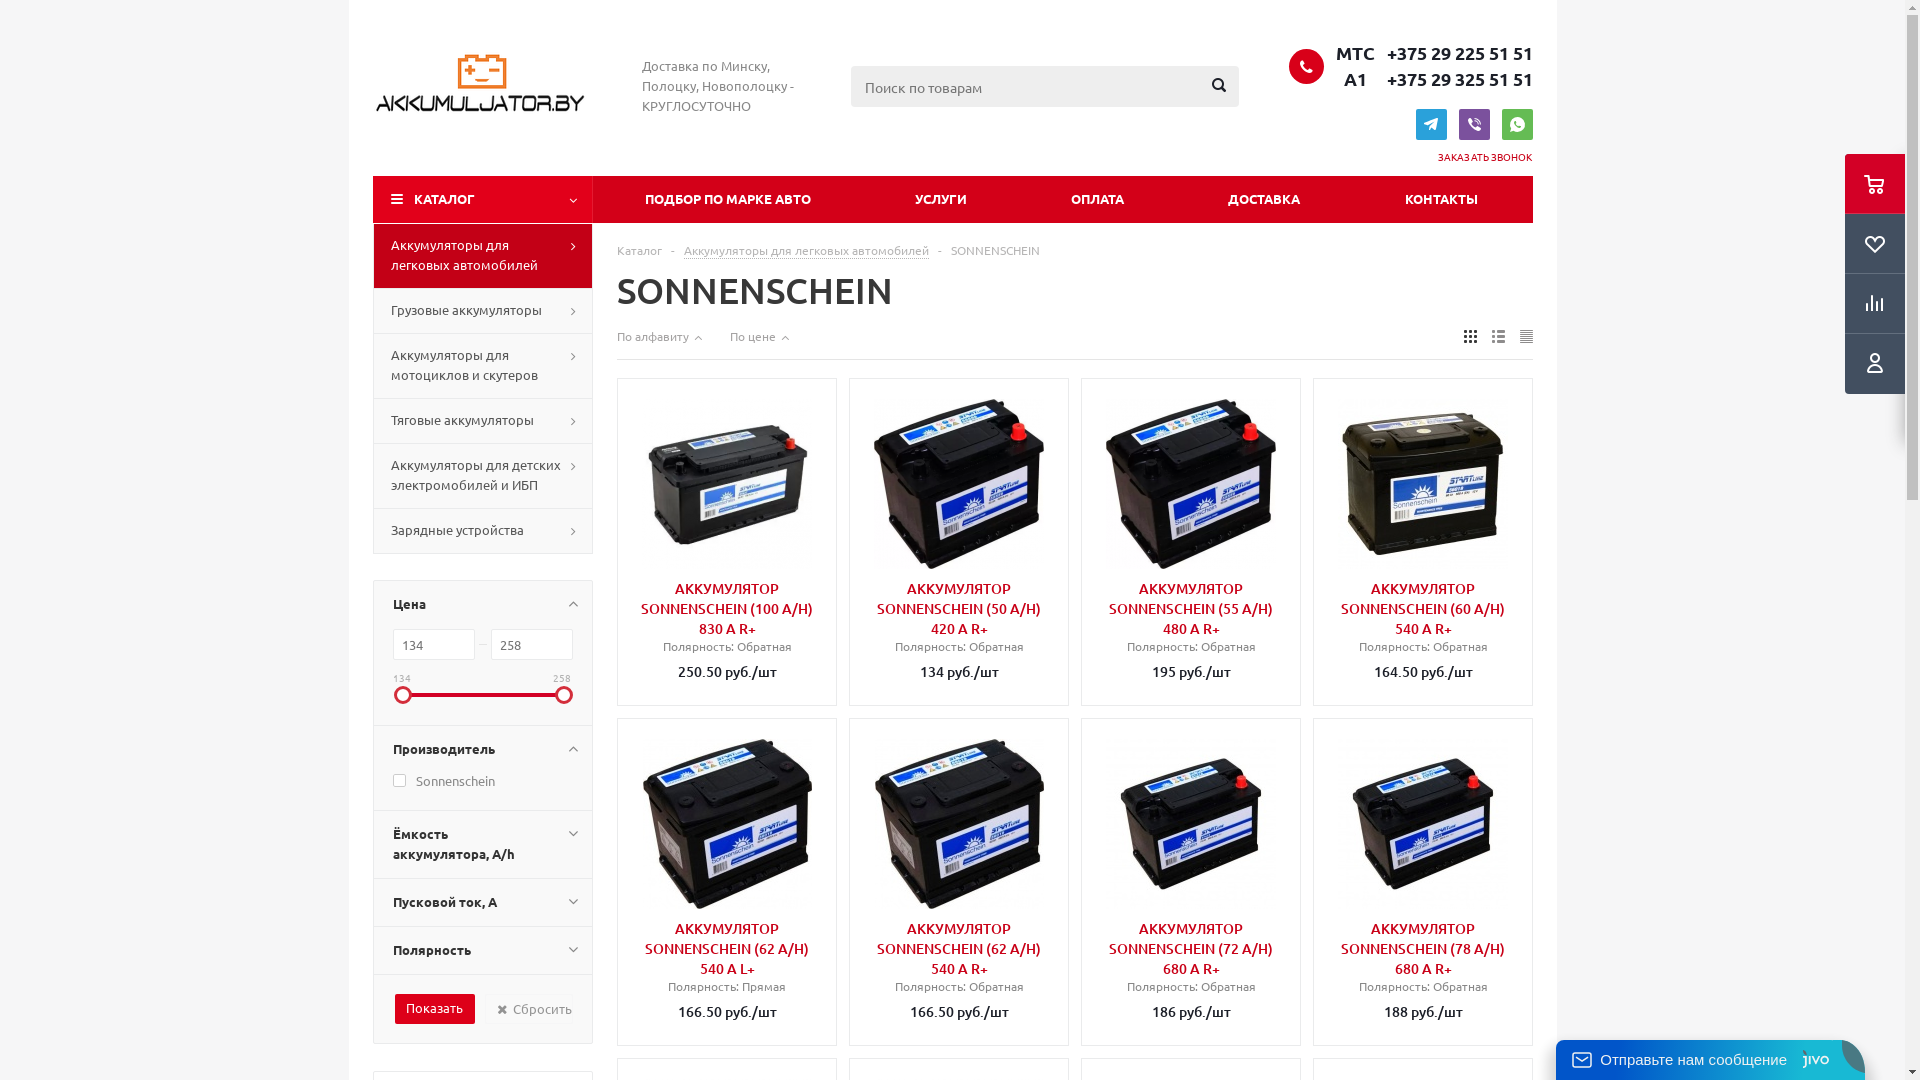 This screenshot has height=1080, width=1920. I want to click on ' MTC   +375 29 225 51 51', so click(1431, 52).